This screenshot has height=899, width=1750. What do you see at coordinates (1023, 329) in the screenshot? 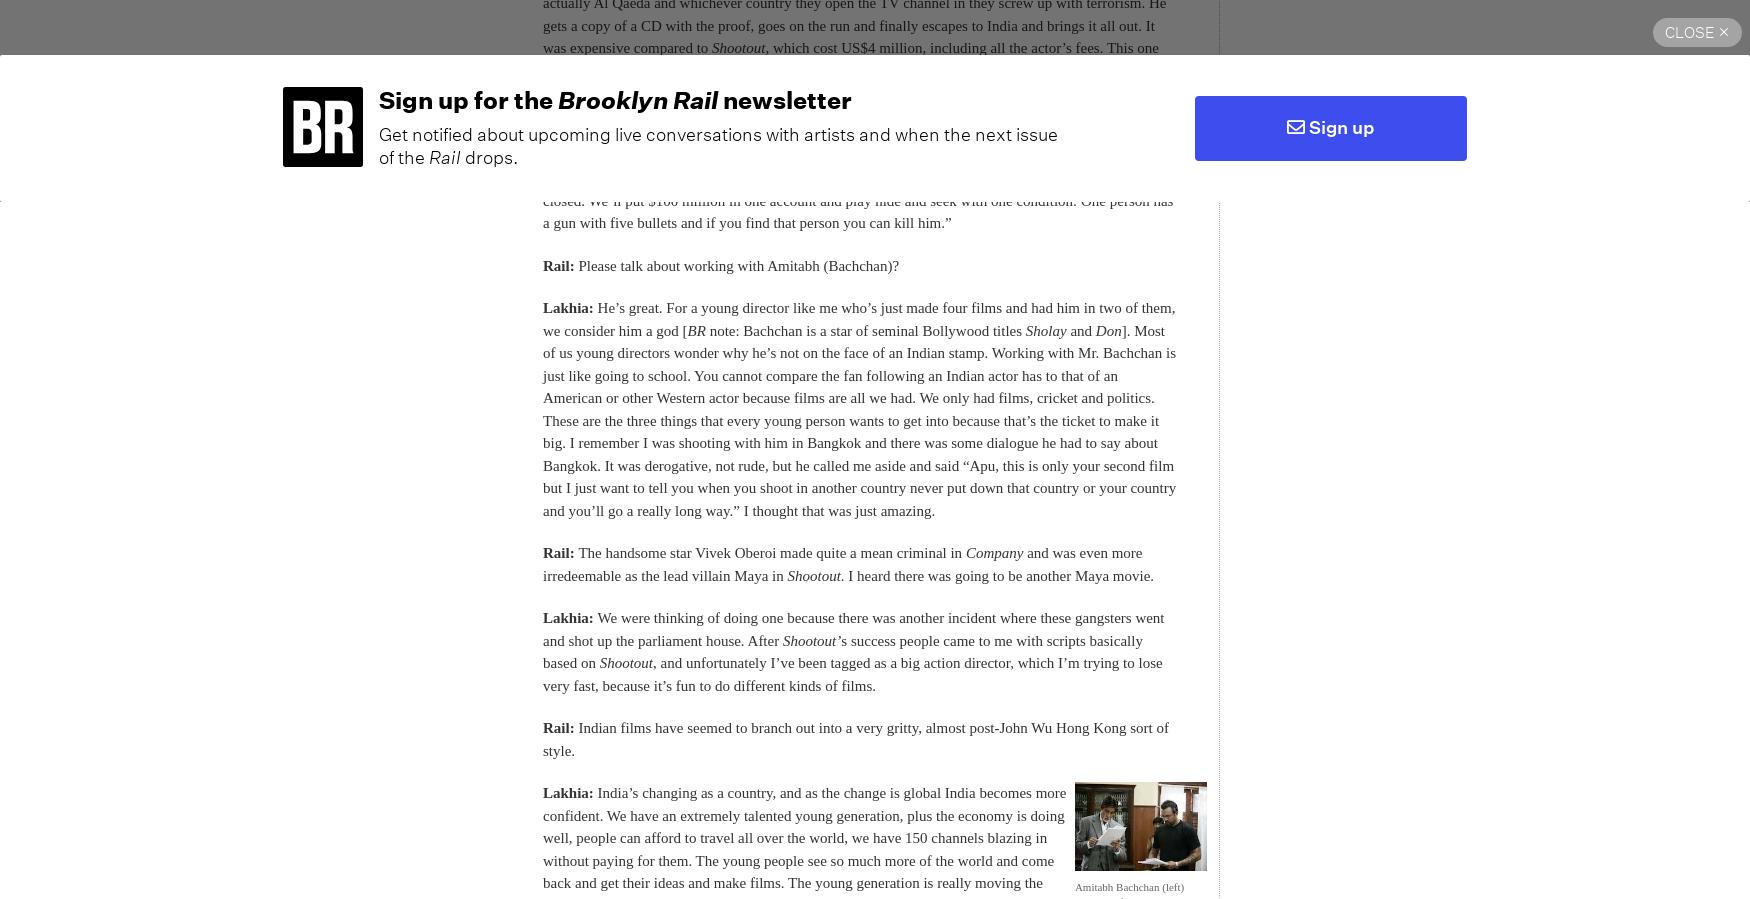
I see `'Sholay'` at bounding box center [1023, 329].